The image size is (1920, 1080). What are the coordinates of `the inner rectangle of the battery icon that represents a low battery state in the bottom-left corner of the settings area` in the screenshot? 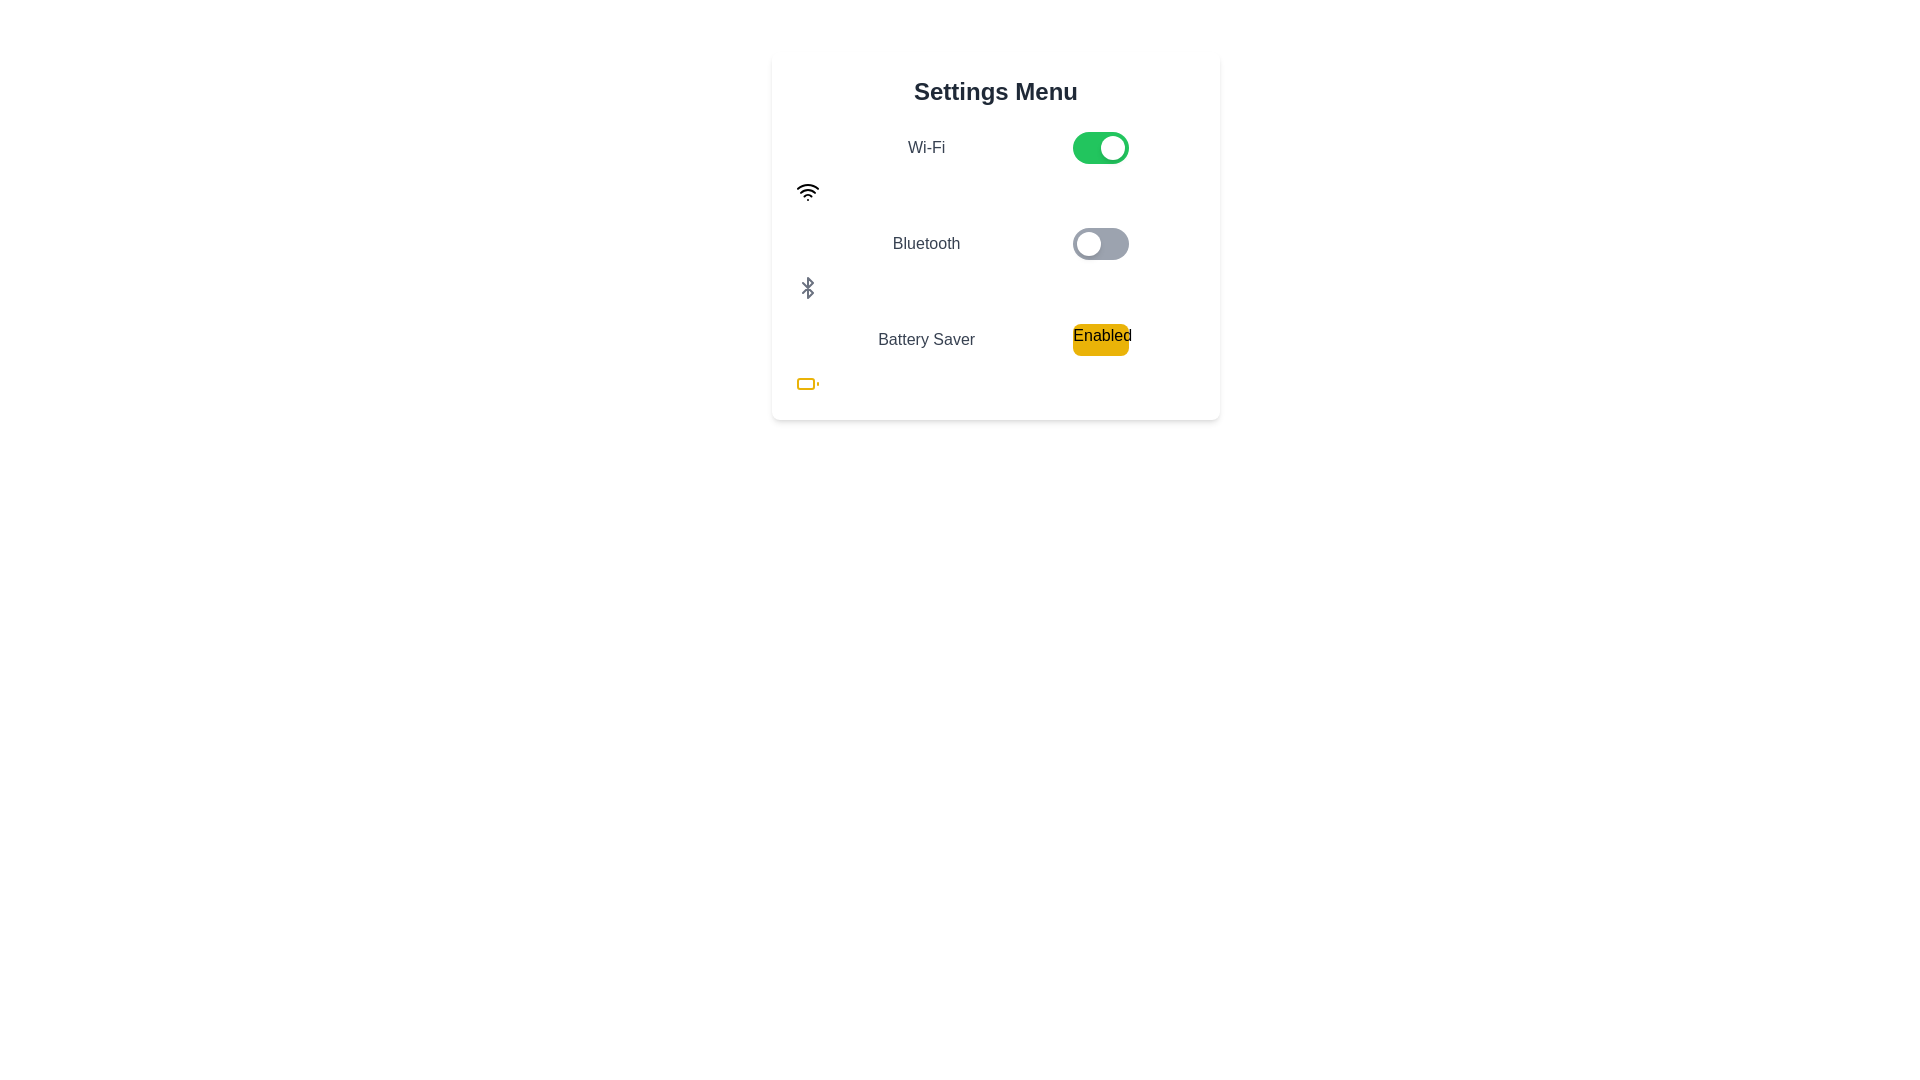 It's located at (806, 384).